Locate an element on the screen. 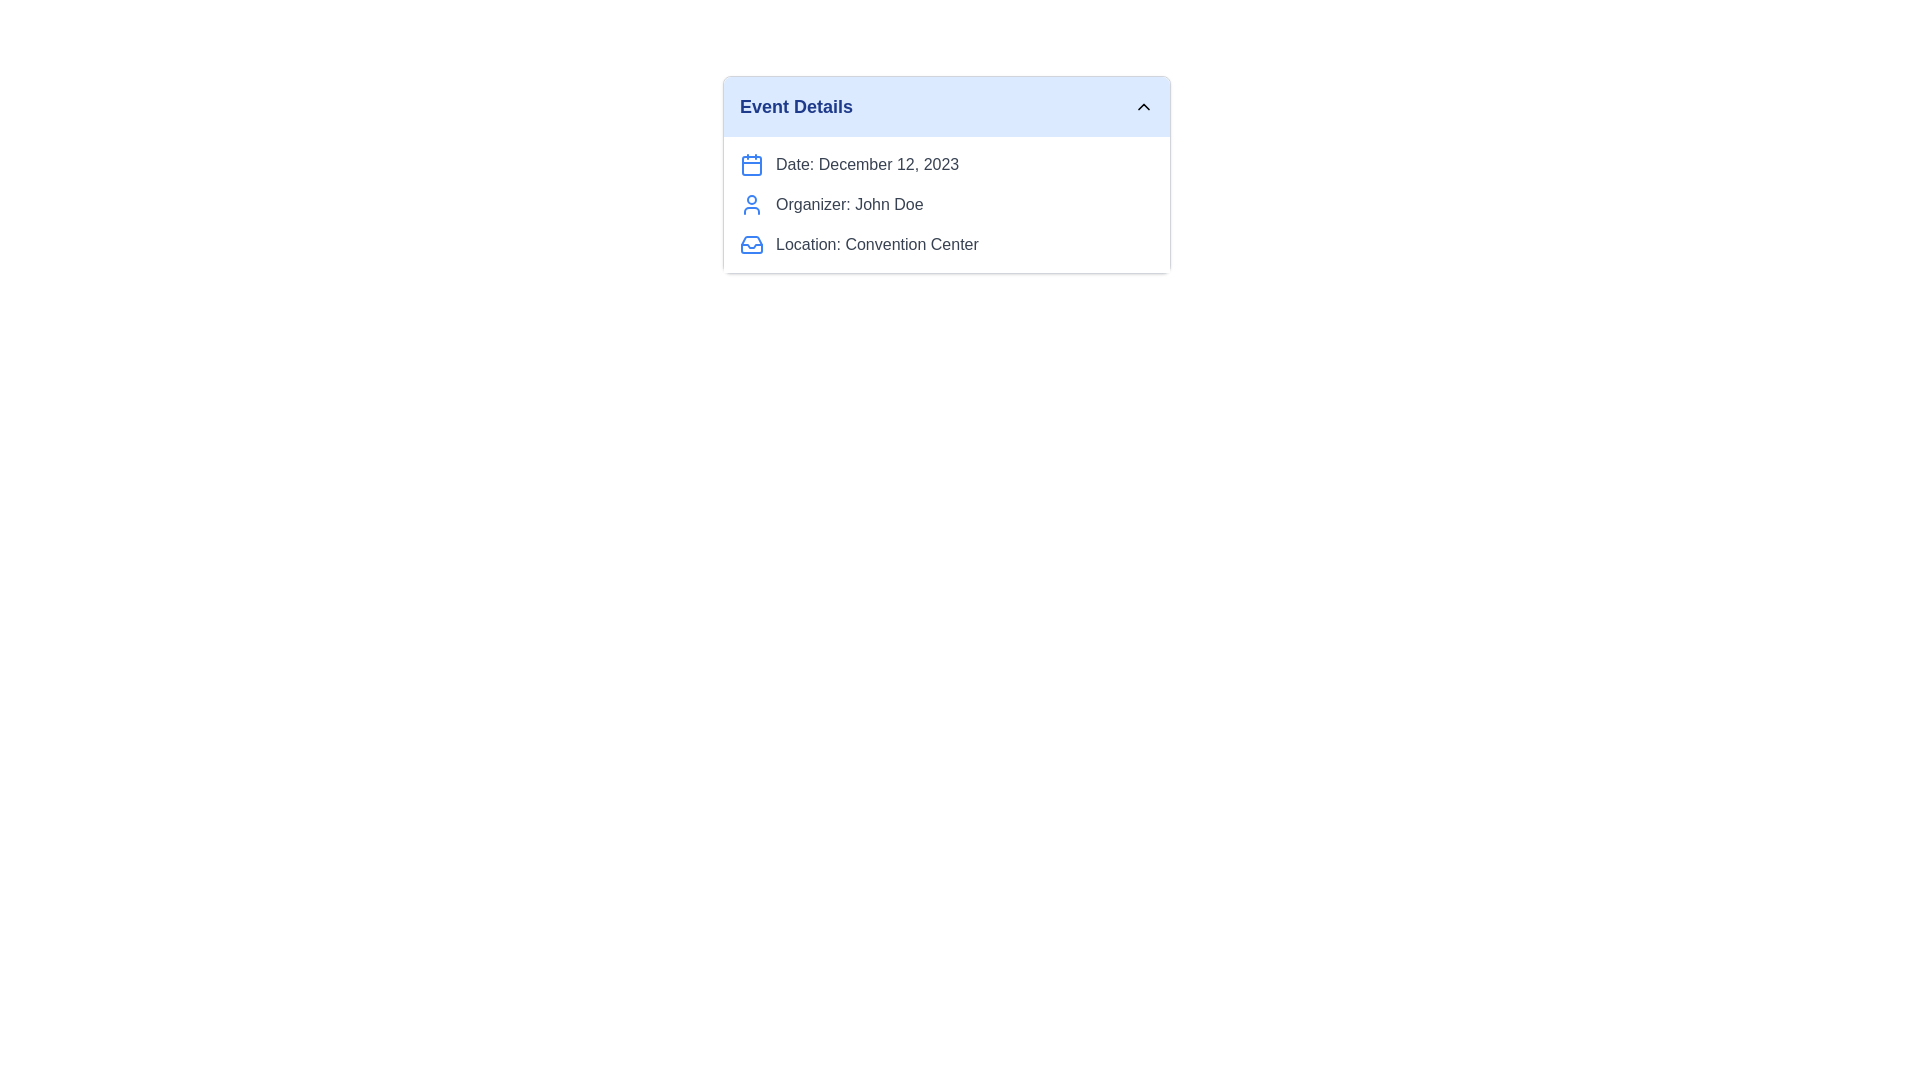 This screenshot has width=1920, height=1080. the Chevron-Up icon located at the top-right corner of the 'Event Details' header is located at coordinates (1143, 107).